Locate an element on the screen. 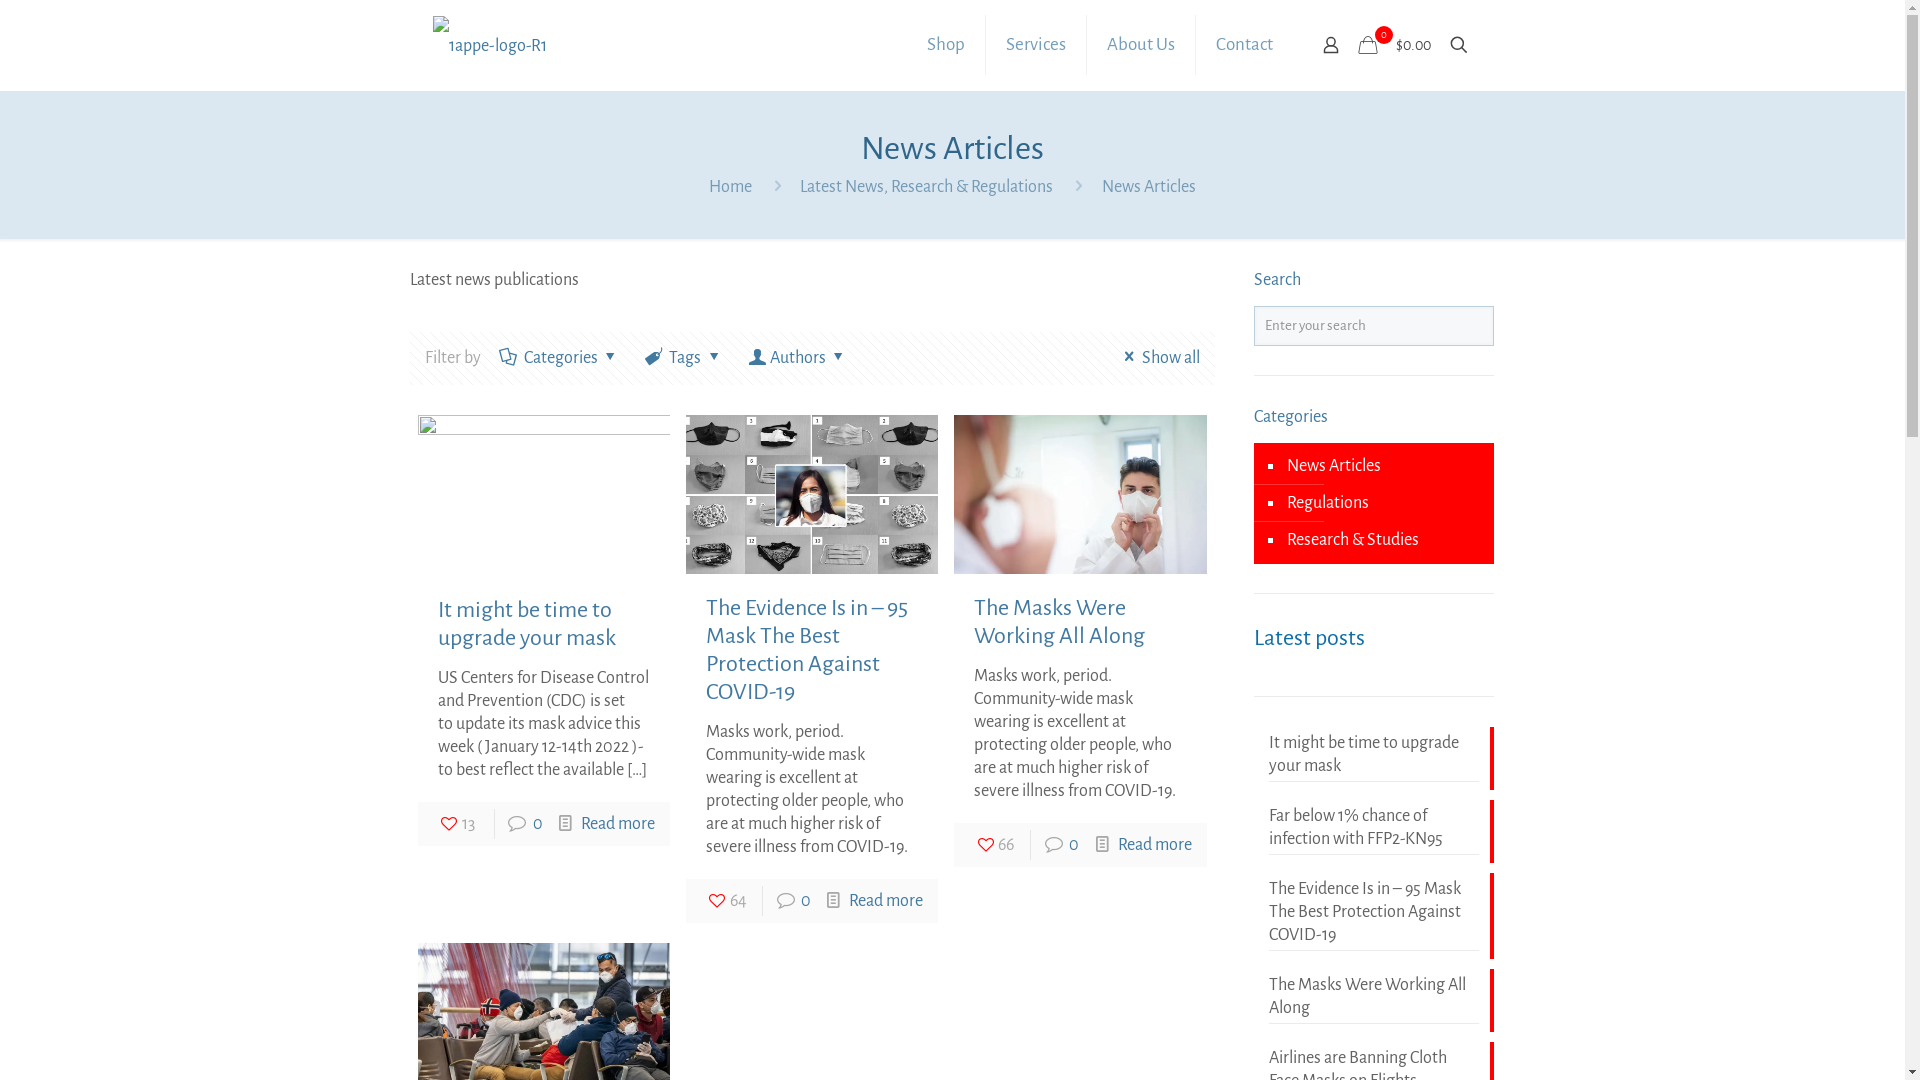 Image resolution: width=1920 pixels, height=1080 pixels. 'Latest News, Research & Regulations' is located at coordinates (925, 186).